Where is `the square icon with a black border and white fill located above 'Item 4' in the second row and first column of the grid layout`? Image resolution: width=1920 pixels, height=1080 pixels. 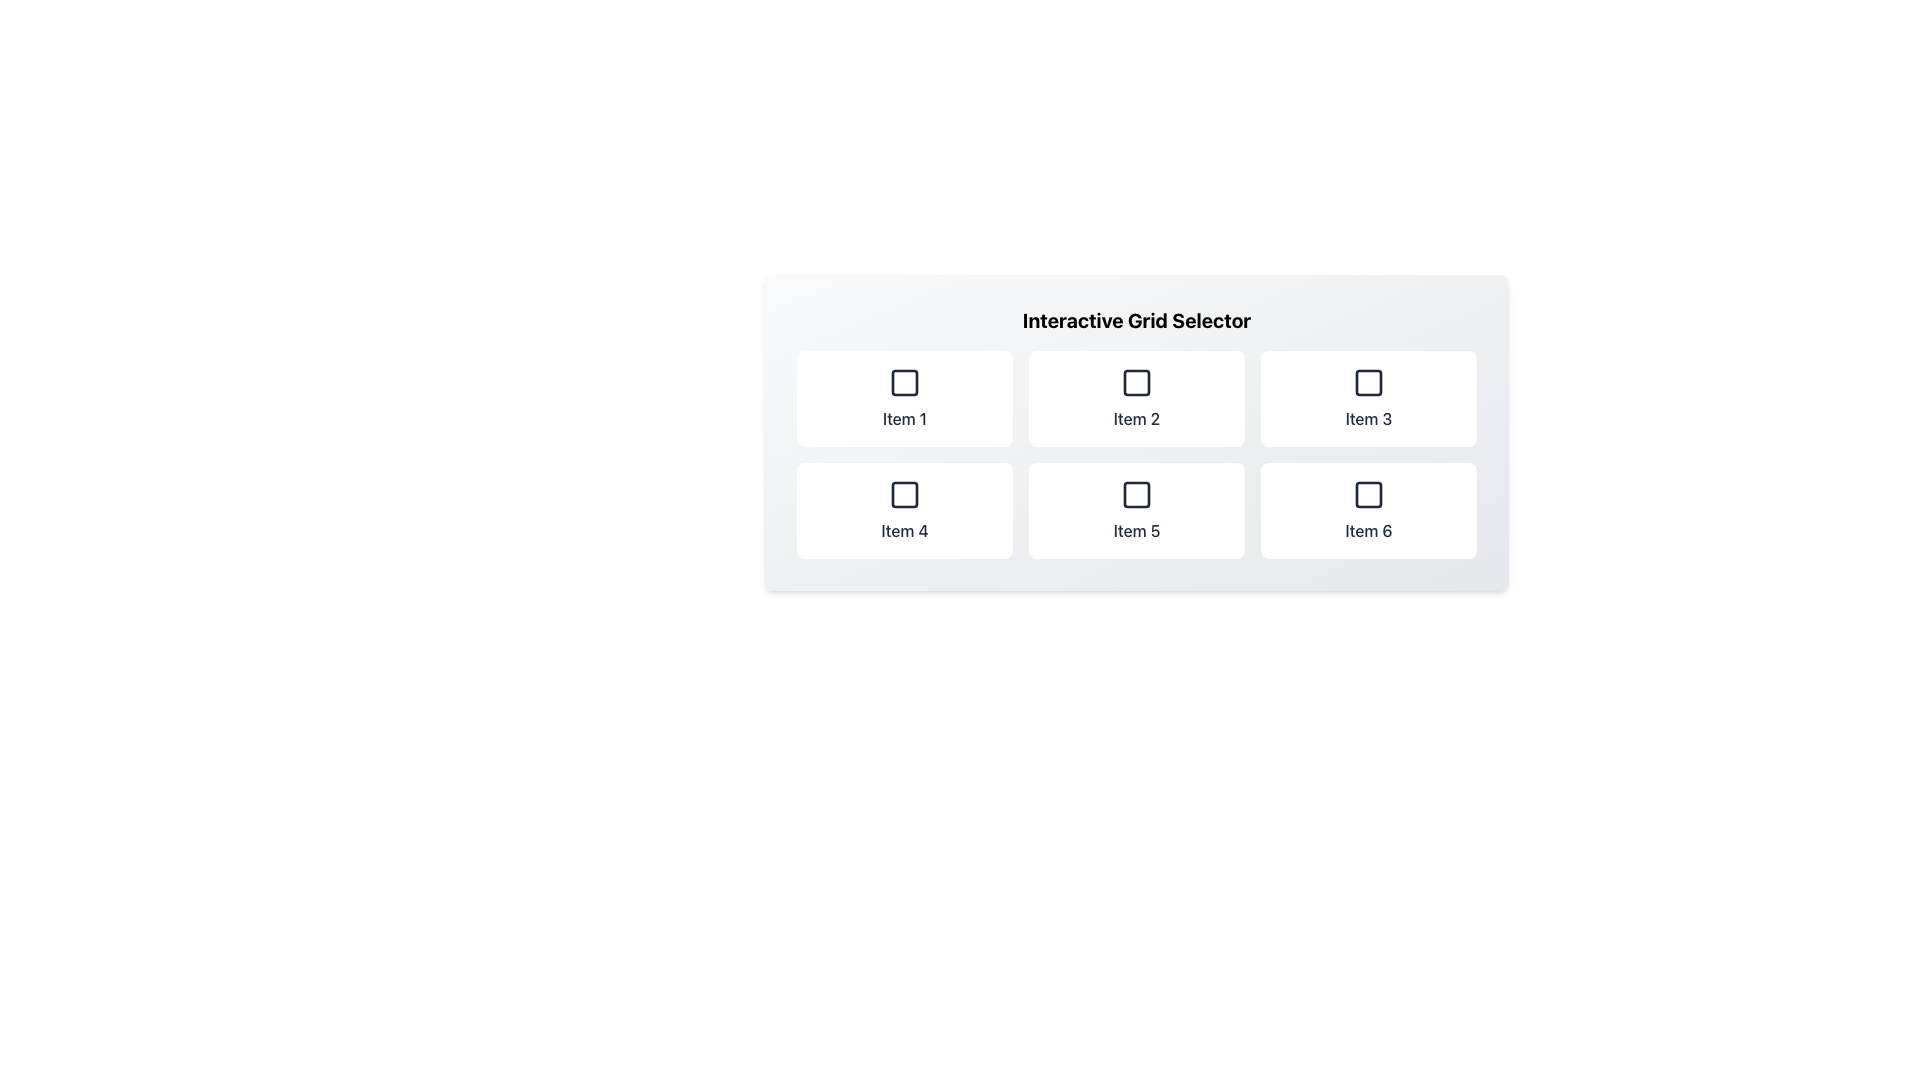 the square icon with a black border and white fill located above 'Item 4' in the second row and first column of the grid layout is located at coordinates (904, 494).